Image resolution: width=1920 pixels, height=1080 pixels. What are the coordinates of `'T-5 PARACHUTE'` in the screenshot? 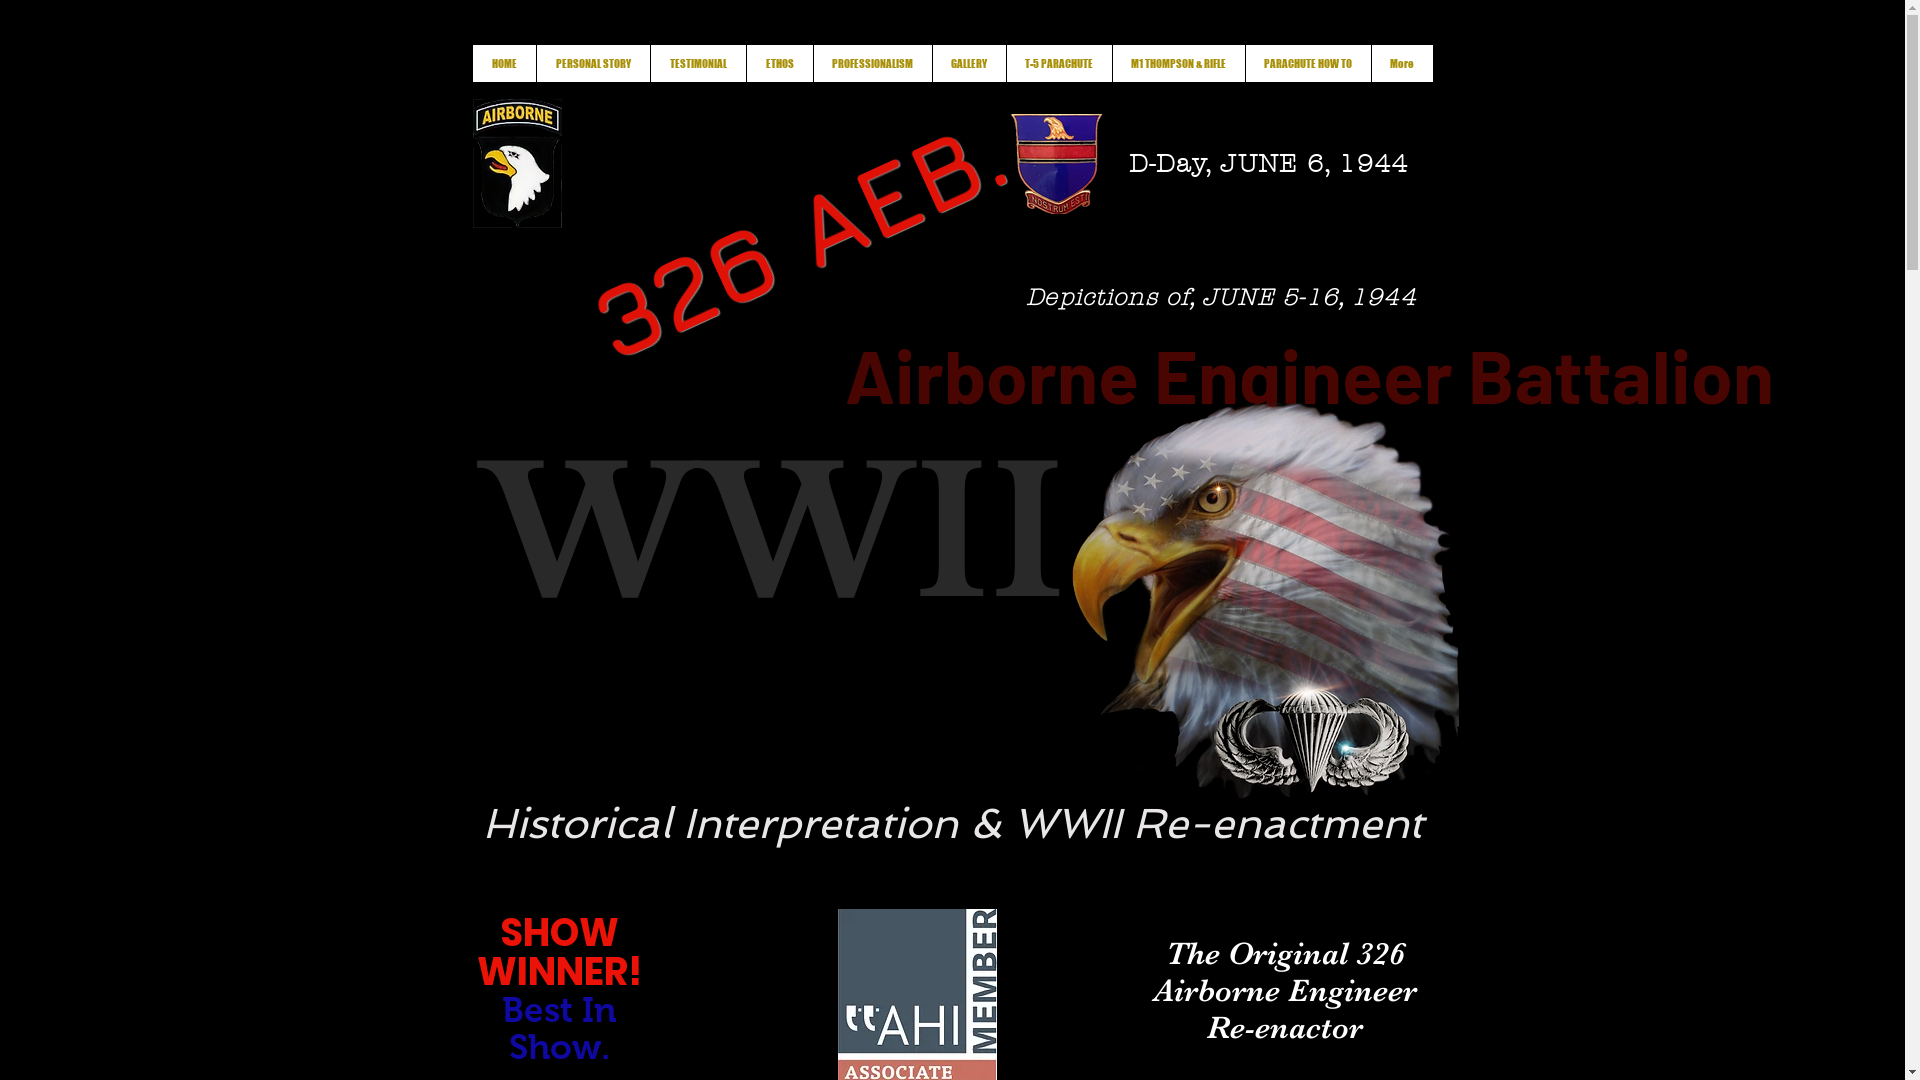 It's located at (1058, 62).